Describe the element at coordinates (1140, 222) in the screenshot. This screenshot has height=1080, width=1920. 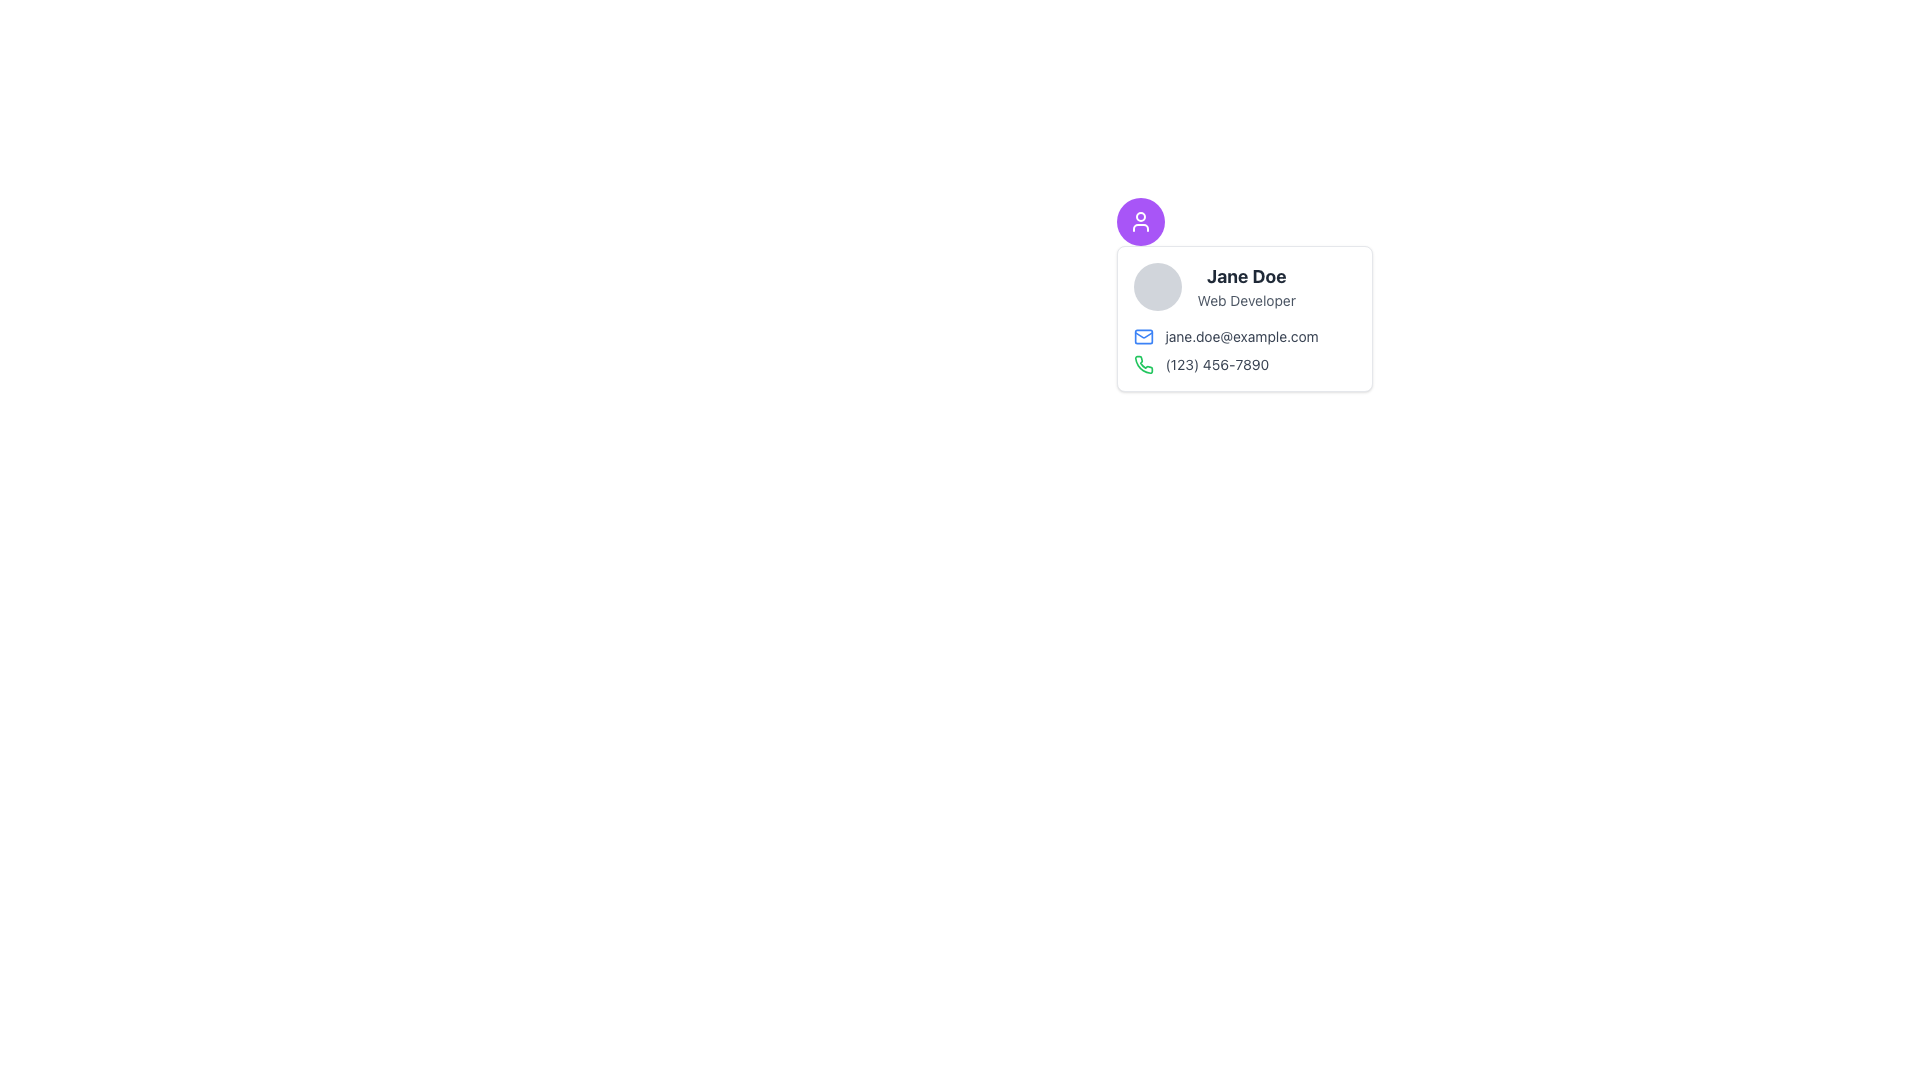
I see `the user profile icon, which is part of a circular button with a purple background located in the upper-left corner of the user information card` at that location.